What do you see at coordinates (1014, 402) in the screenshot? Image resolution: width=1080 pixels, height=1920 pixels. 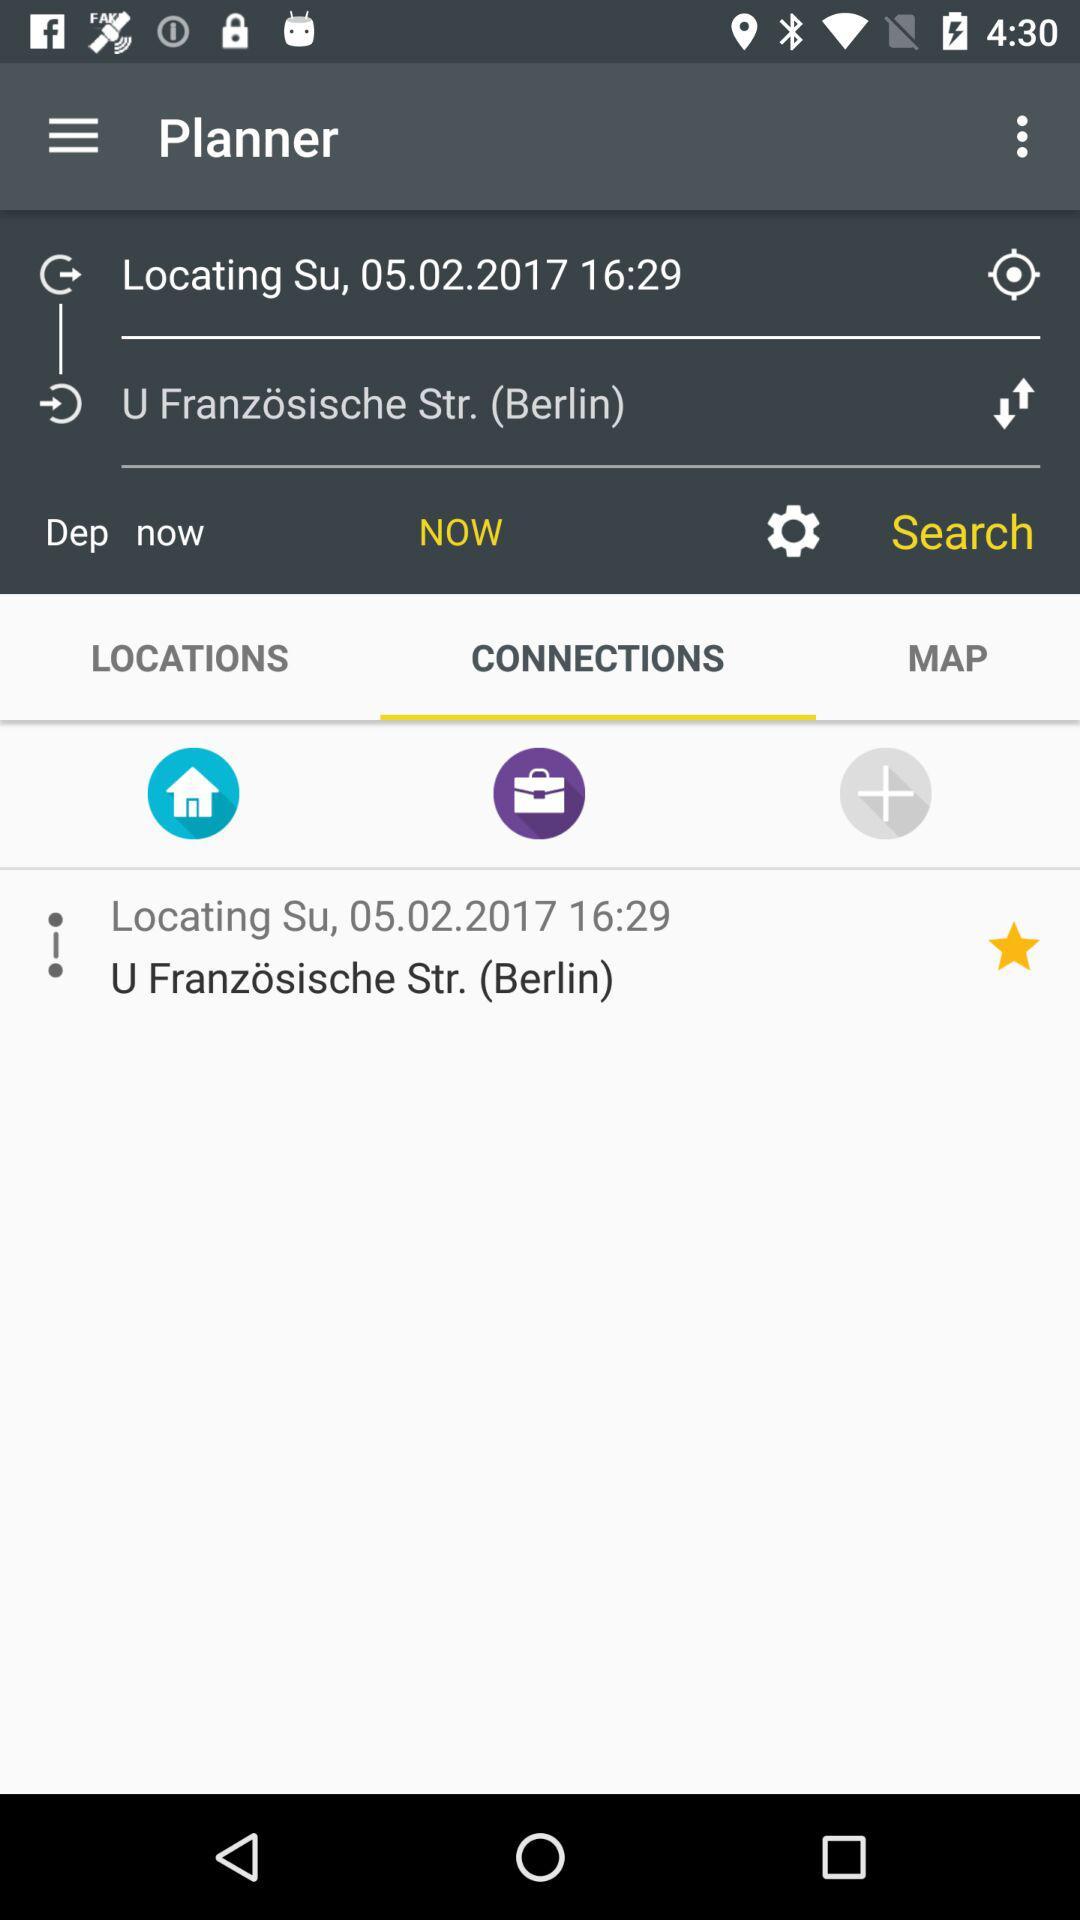 I see `the compare icon` at bounding box center [1014, 402].